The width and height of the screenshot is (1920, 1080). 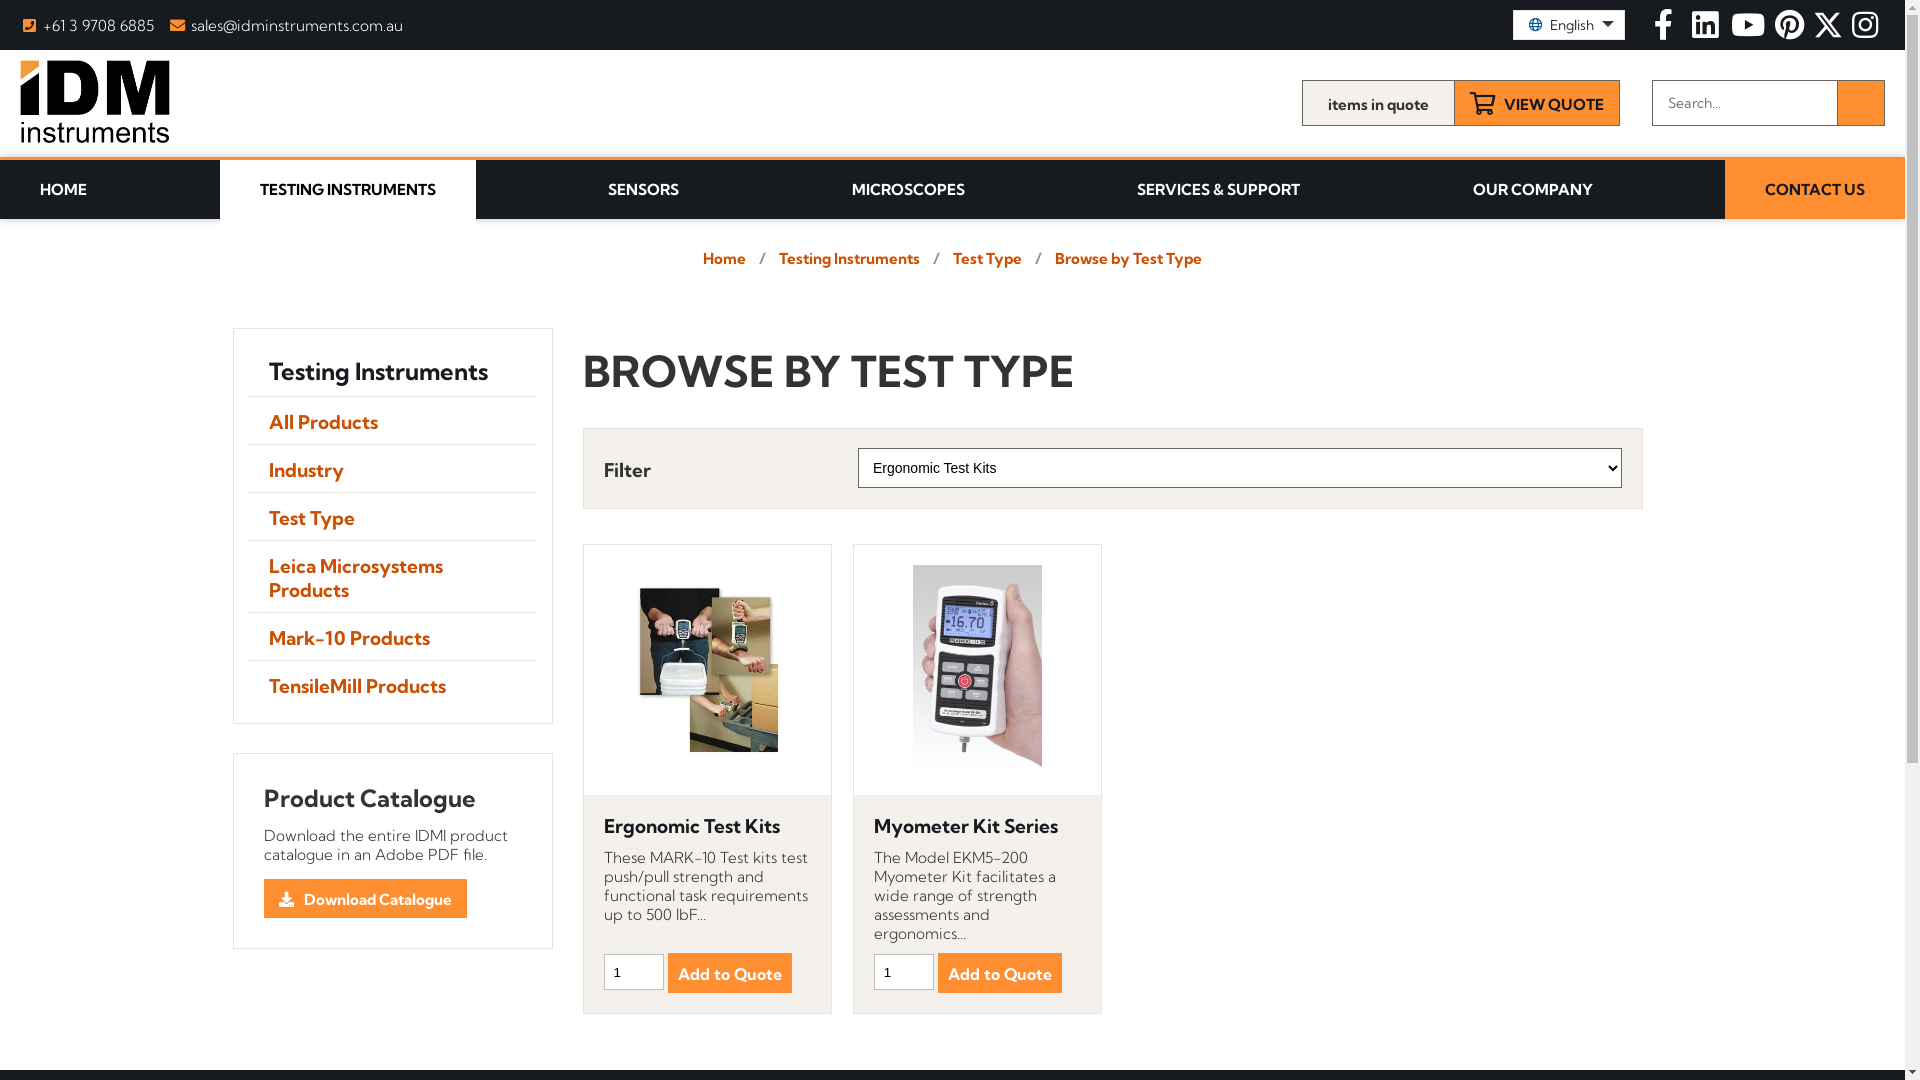 I want to click on 'IDM Instruments on Facebook', so click(x=1665, y=30).